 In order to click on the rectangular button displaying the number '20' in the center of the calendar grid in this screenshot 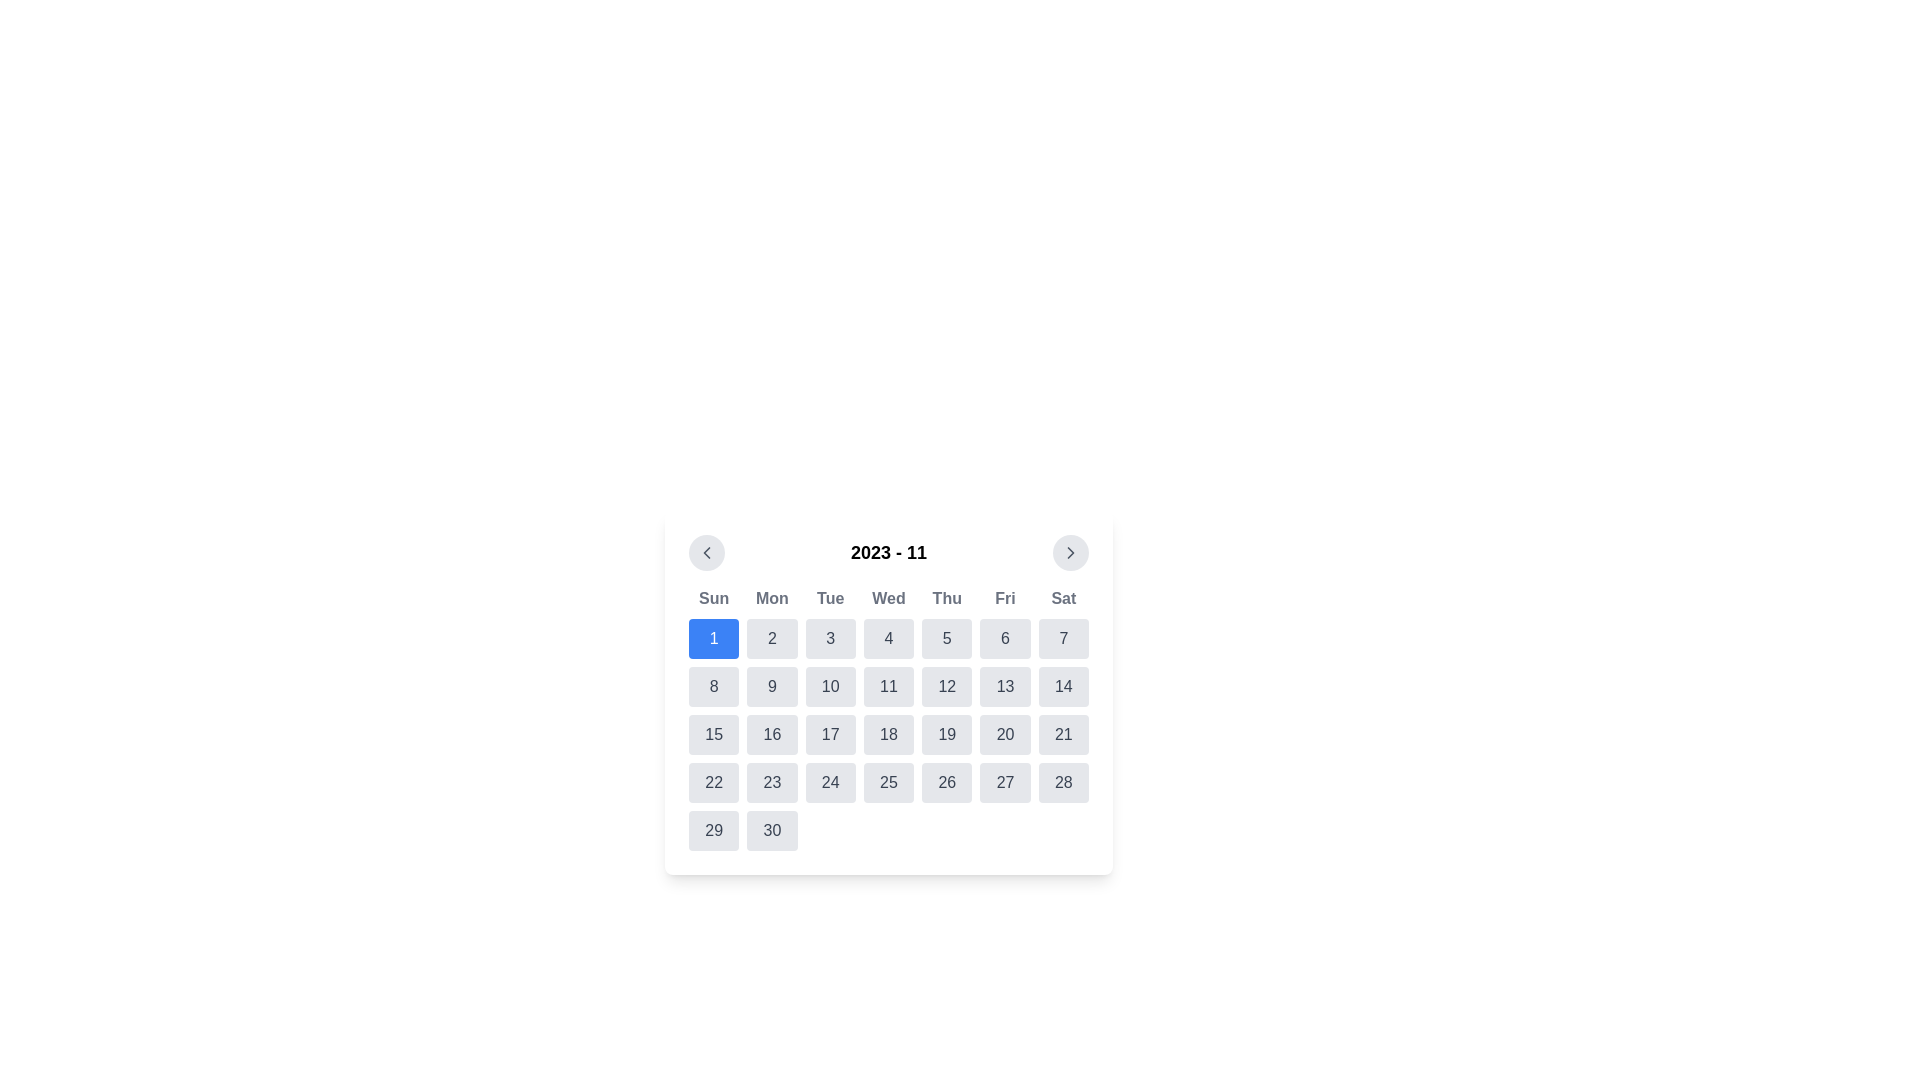, I will do `click(1005, 735)`.